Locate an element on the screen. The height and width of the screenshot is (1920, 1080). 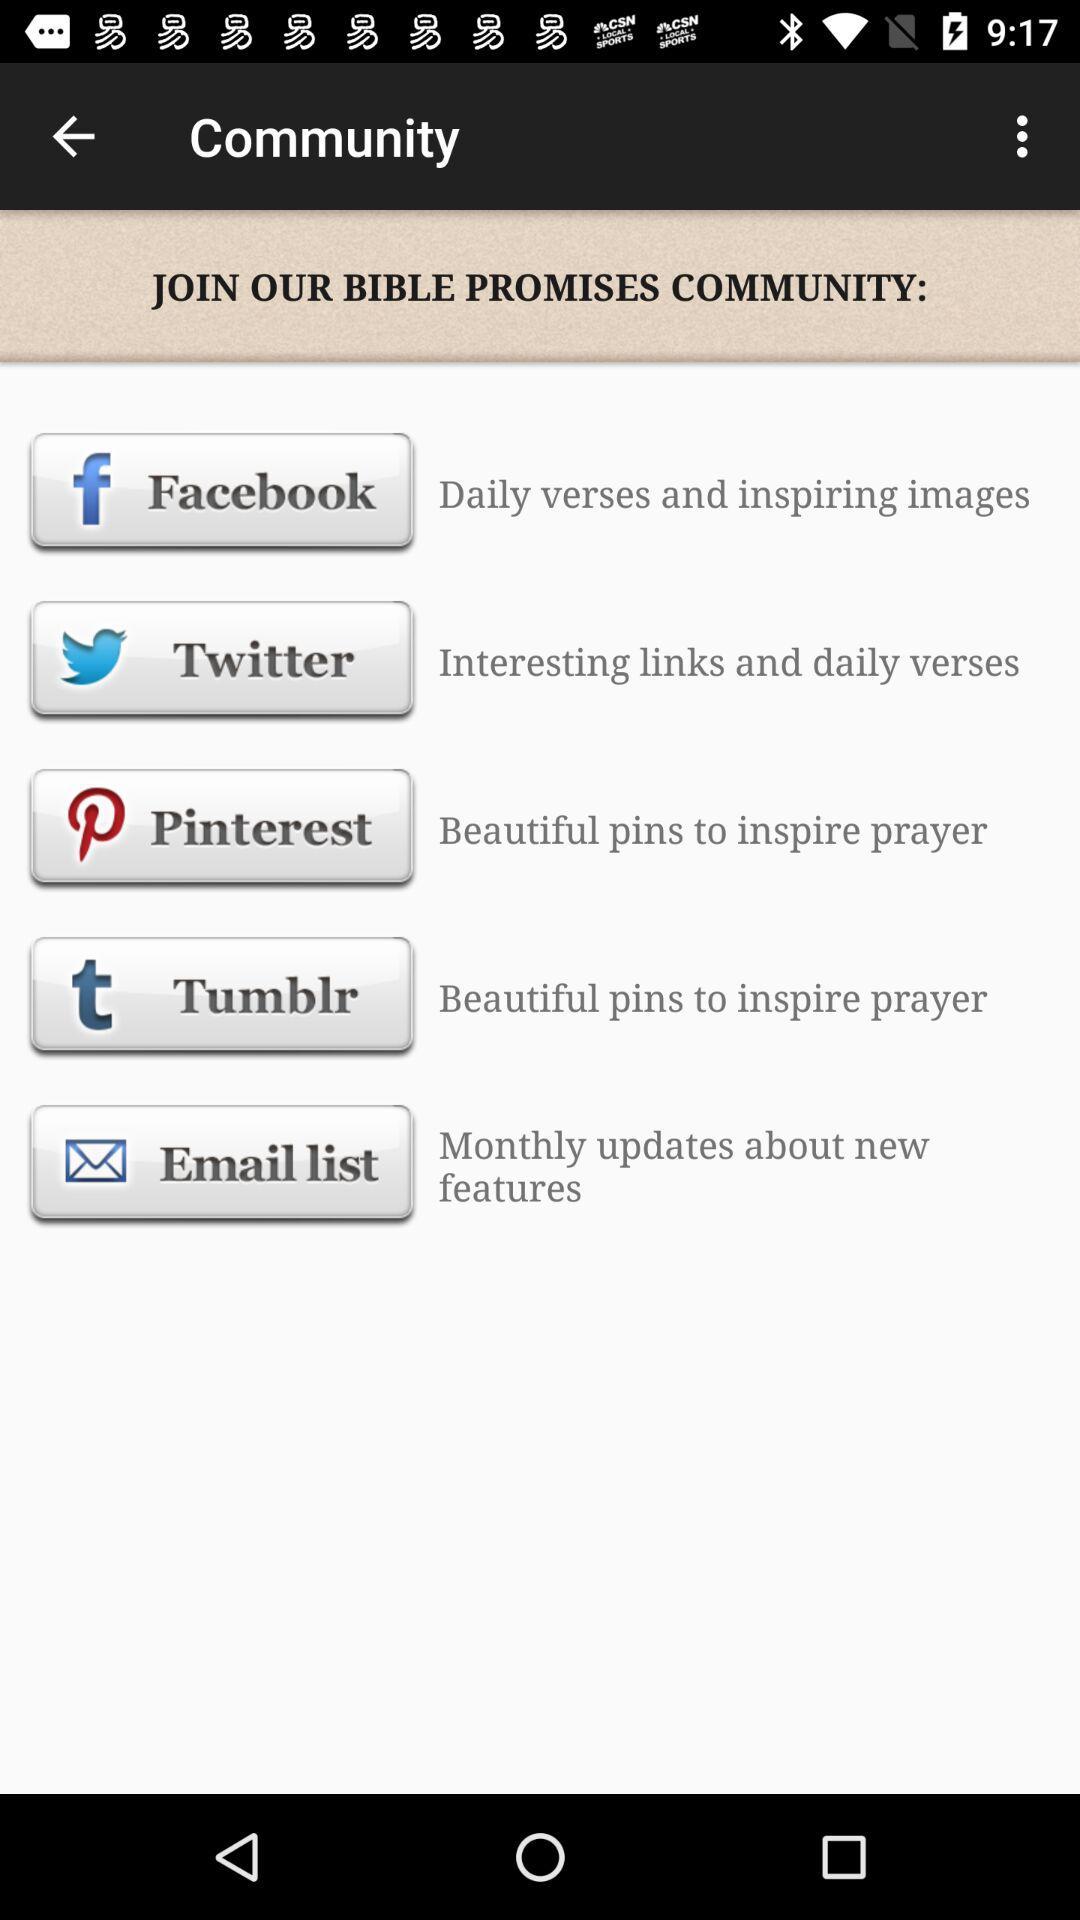
tumblr icon is located at coordinates (222, 997).